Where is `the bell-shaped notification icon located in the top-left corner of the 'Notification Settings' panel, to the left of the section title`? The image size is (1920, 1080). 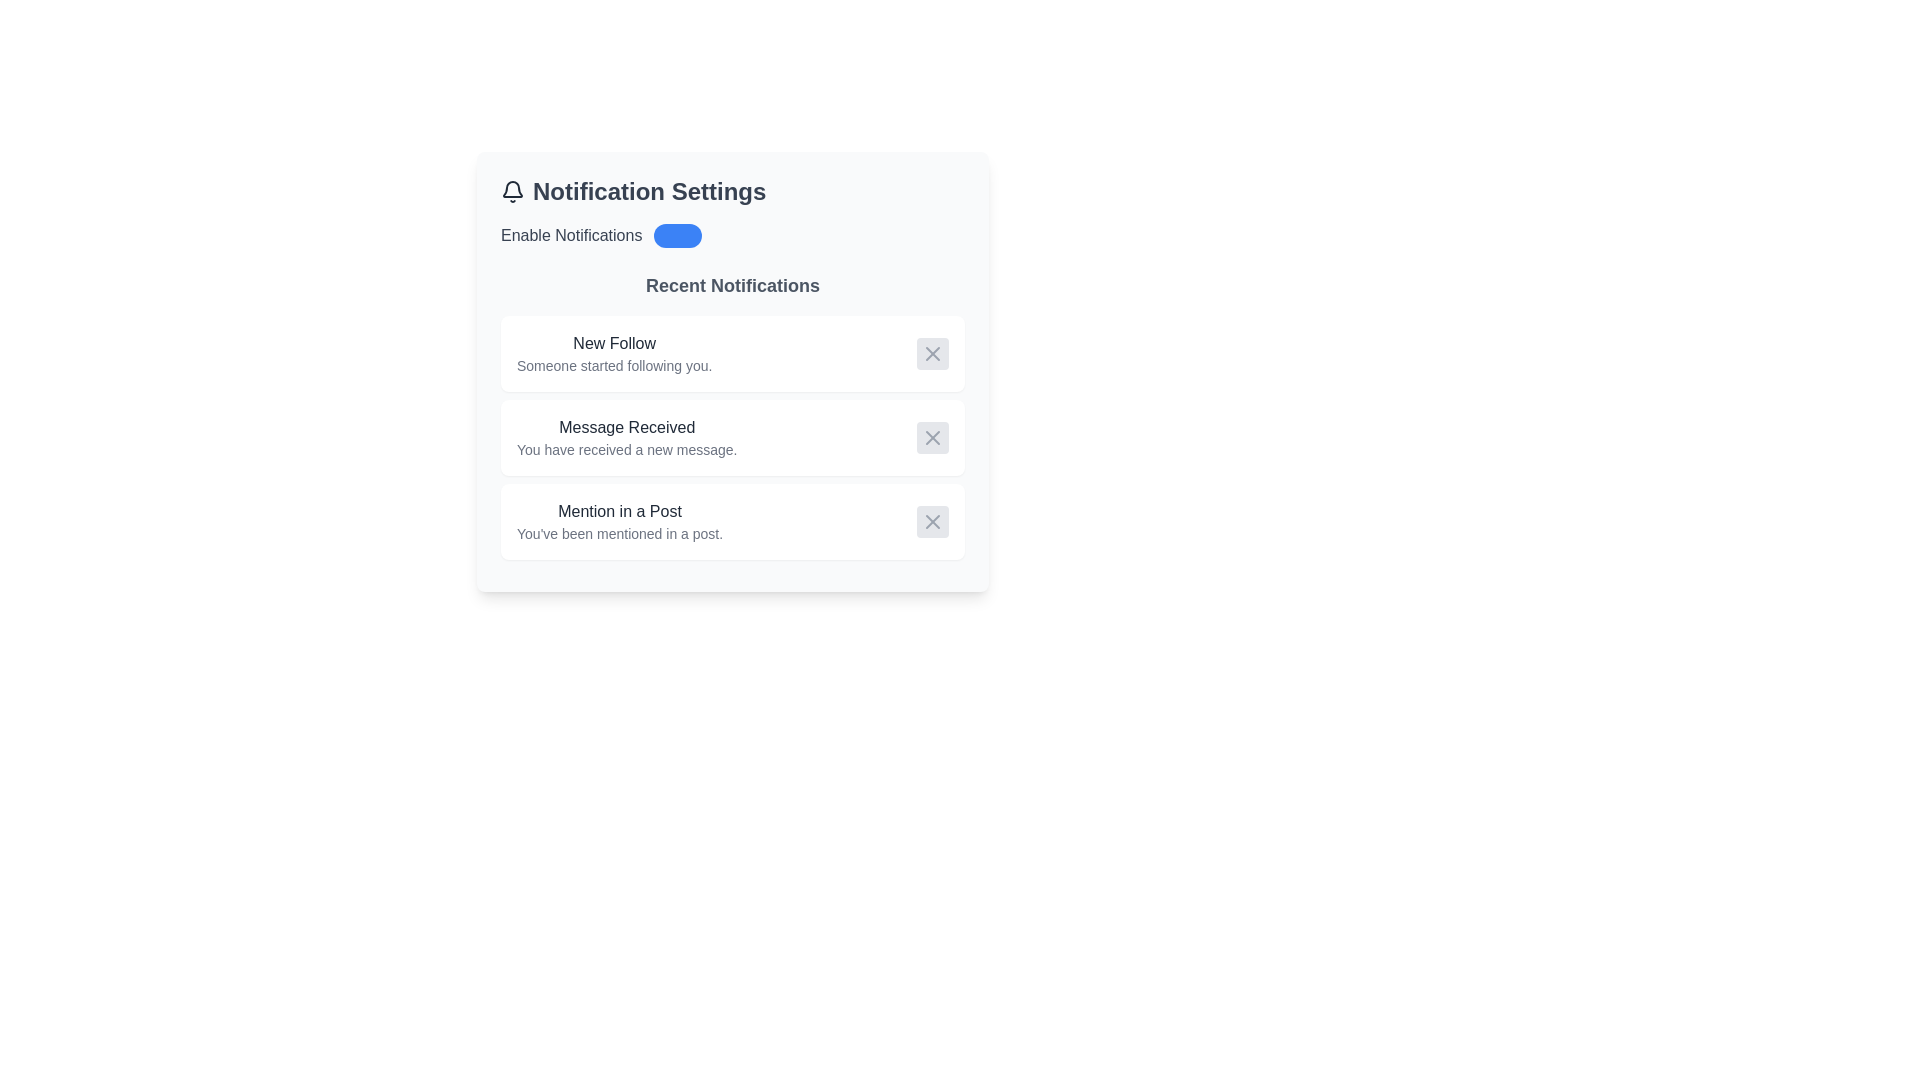 the bell-shaped notification icon located in the top-left corner of the 'Notification Settings' panel, to the left of the section title is located at coordinates (513, 189).